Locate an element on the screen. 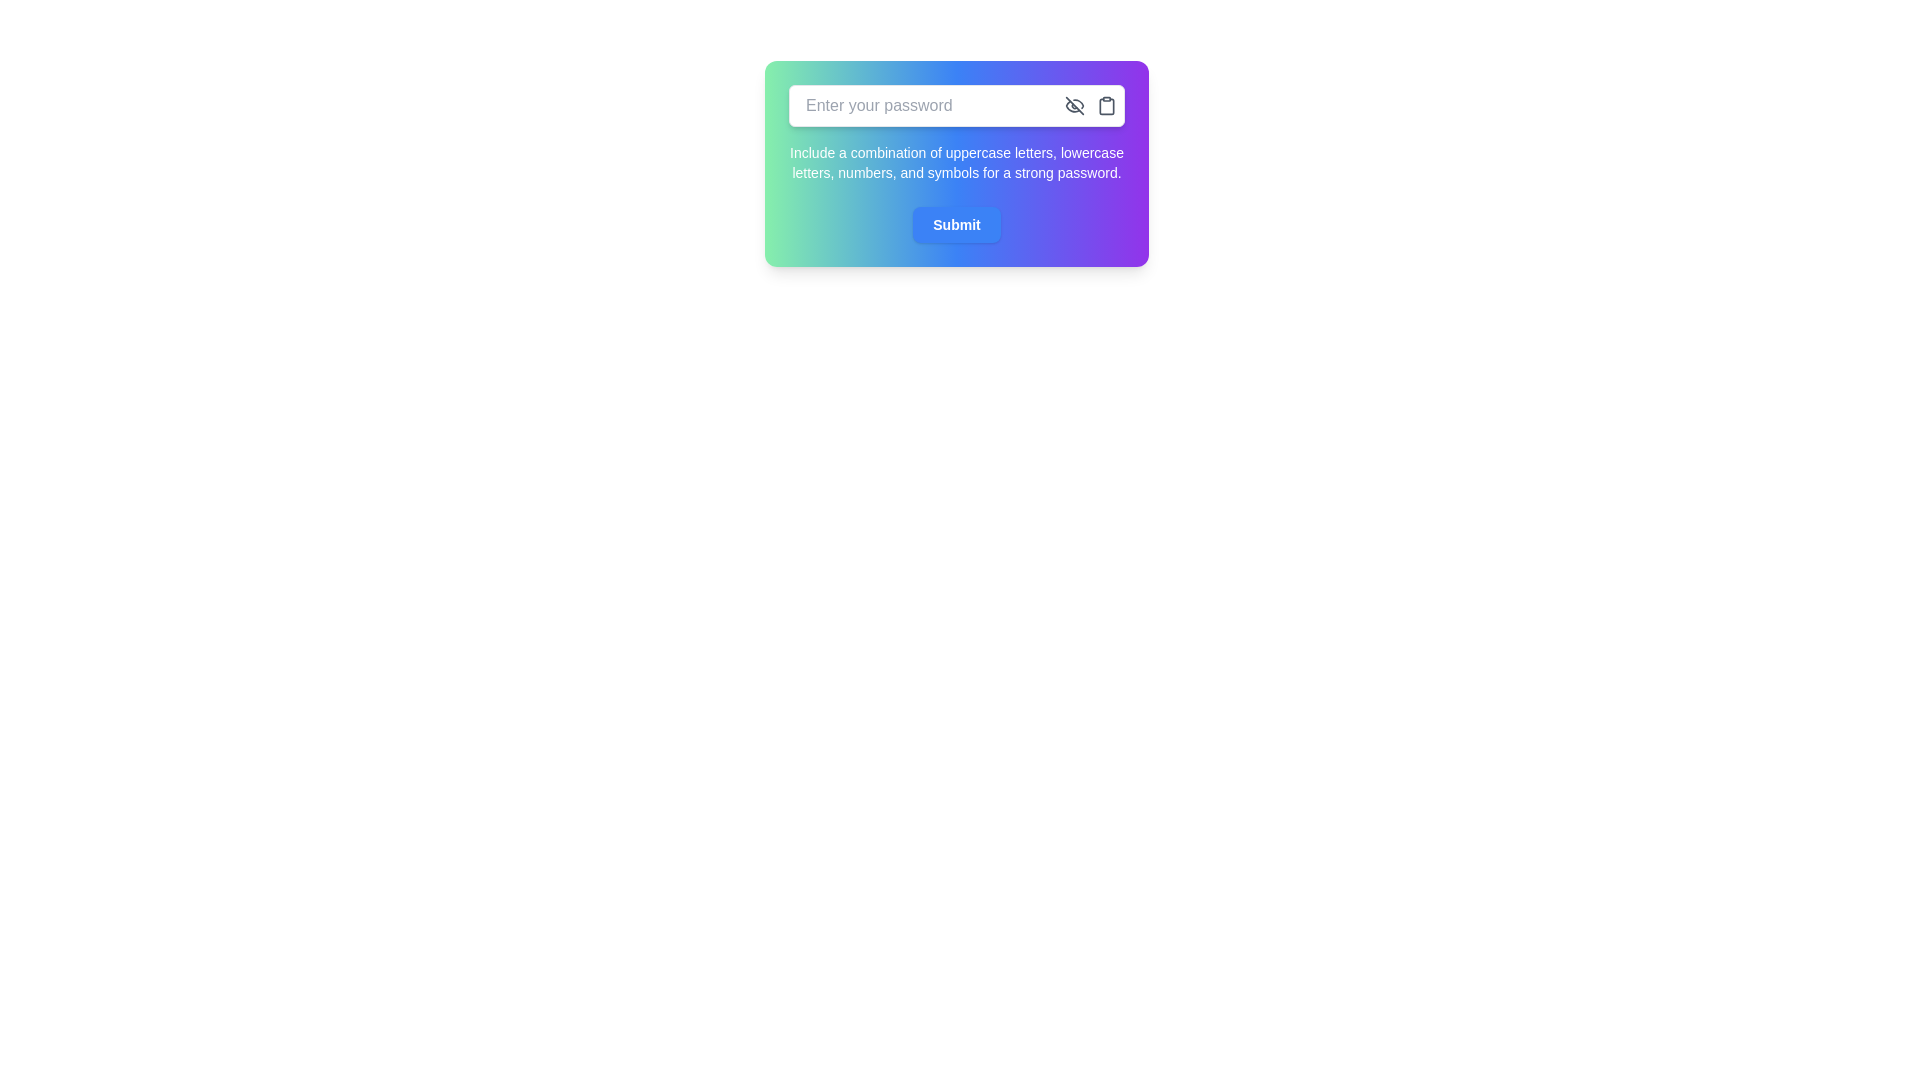 This screenshot has width=1920, height=1080. the password visibility toggle button located at the right side of the password input field is located at coordinates (1074, 105).